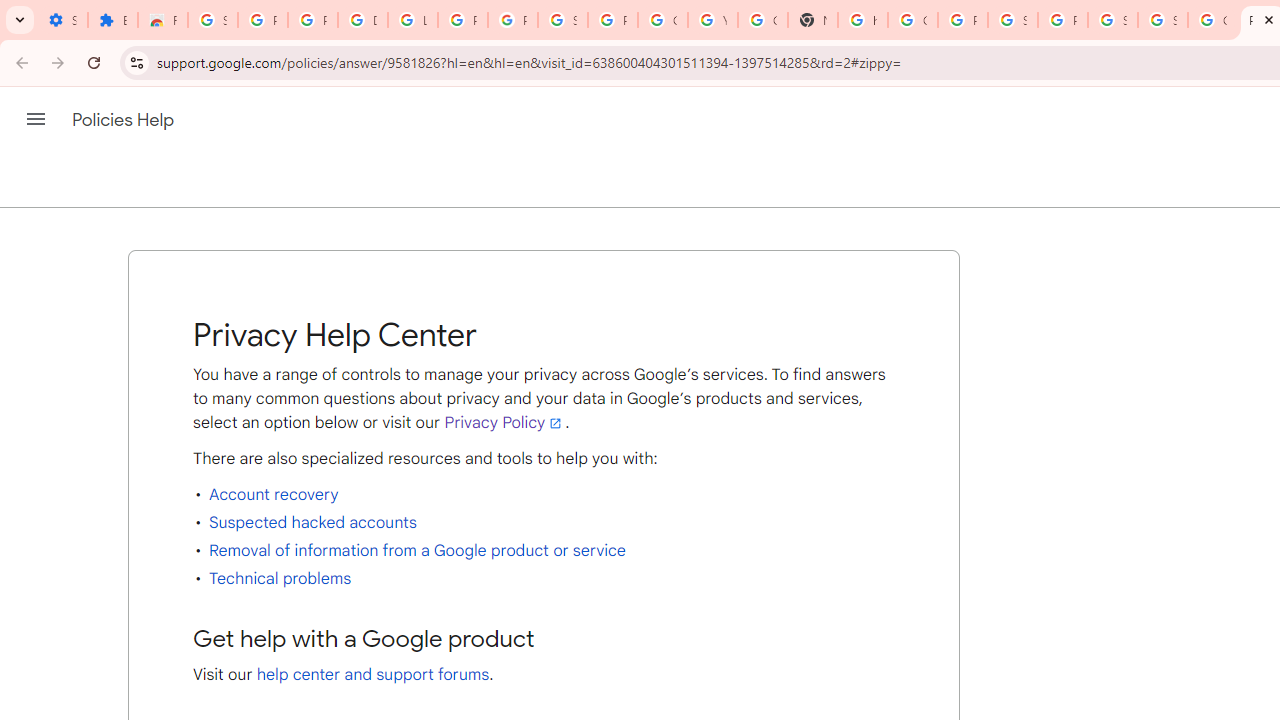  I want to click on 'help center and support forums', so click(373, 675).